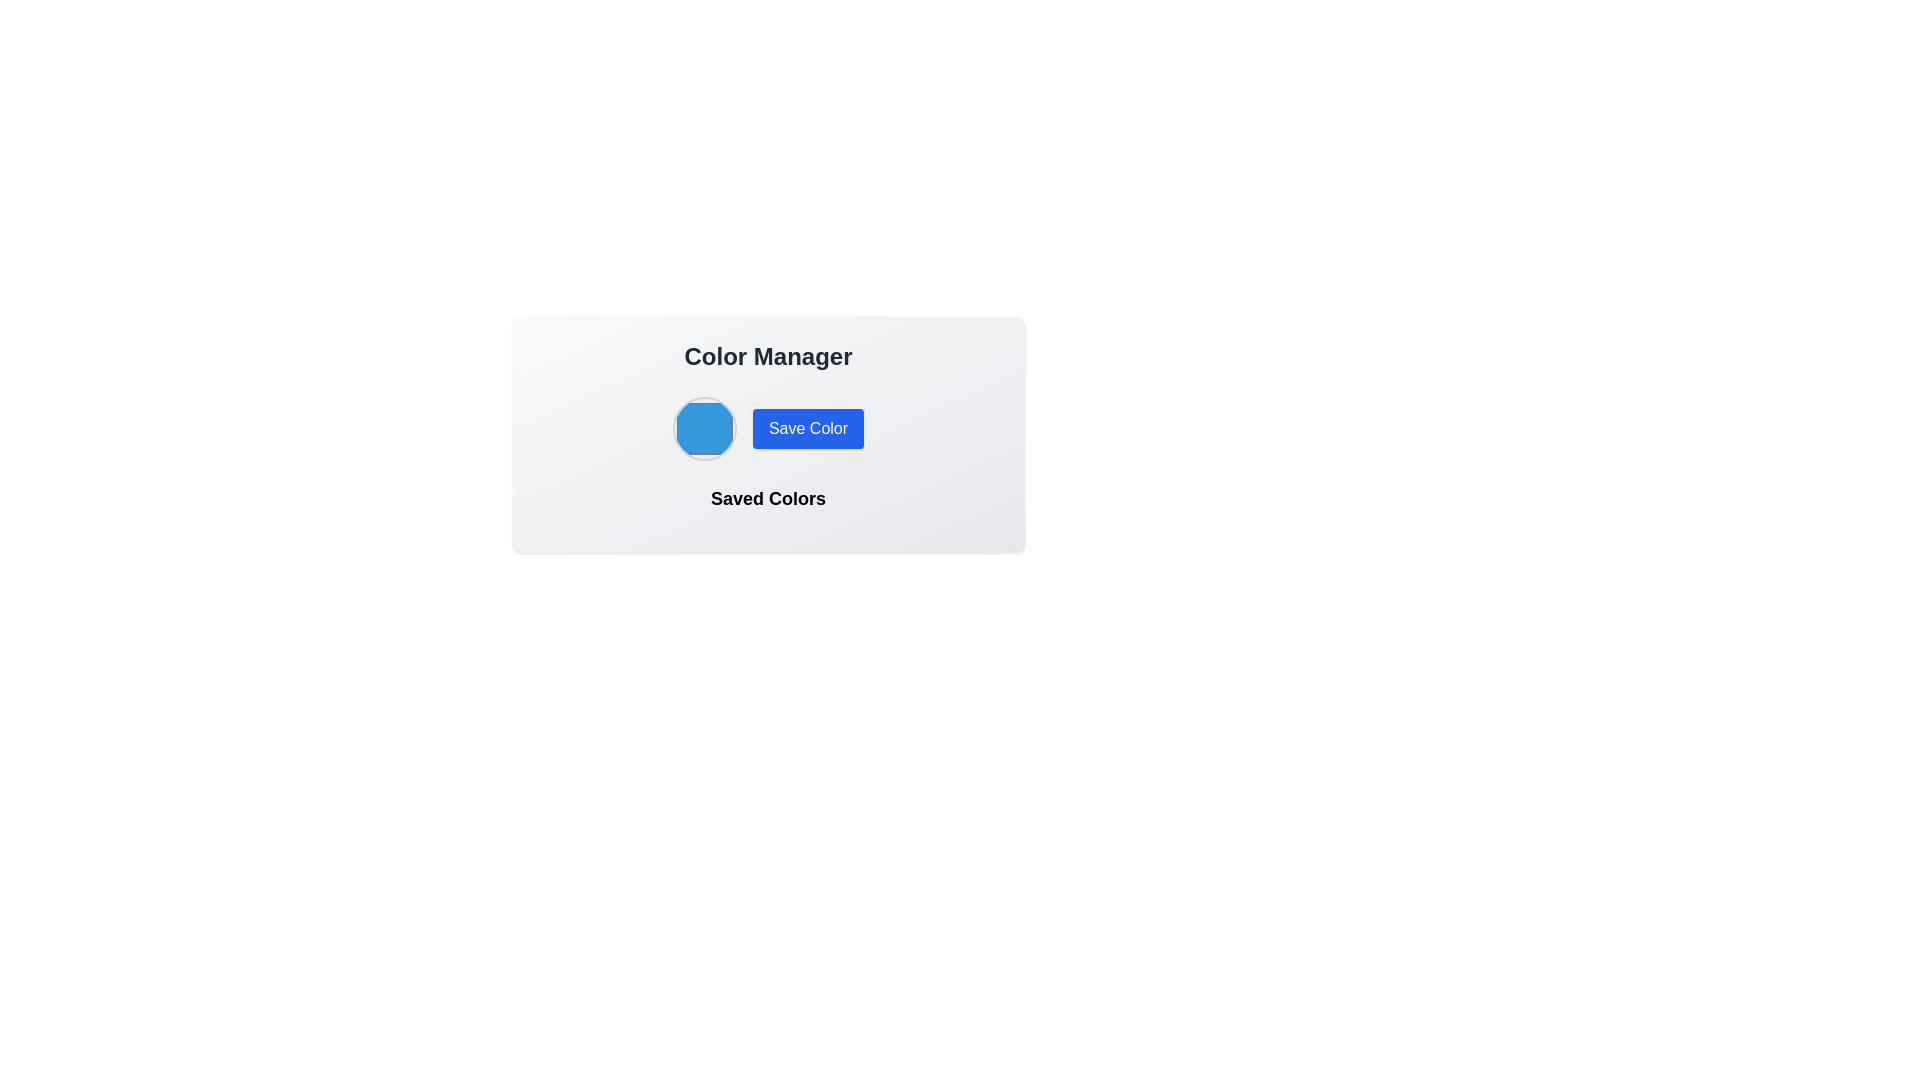 This screenshot has height=1080, width=1920. I want to click on the 'Save Color' button with a blue background and white text located in the 'Color Manager' section for keyboard interactions, so click(767, 427).